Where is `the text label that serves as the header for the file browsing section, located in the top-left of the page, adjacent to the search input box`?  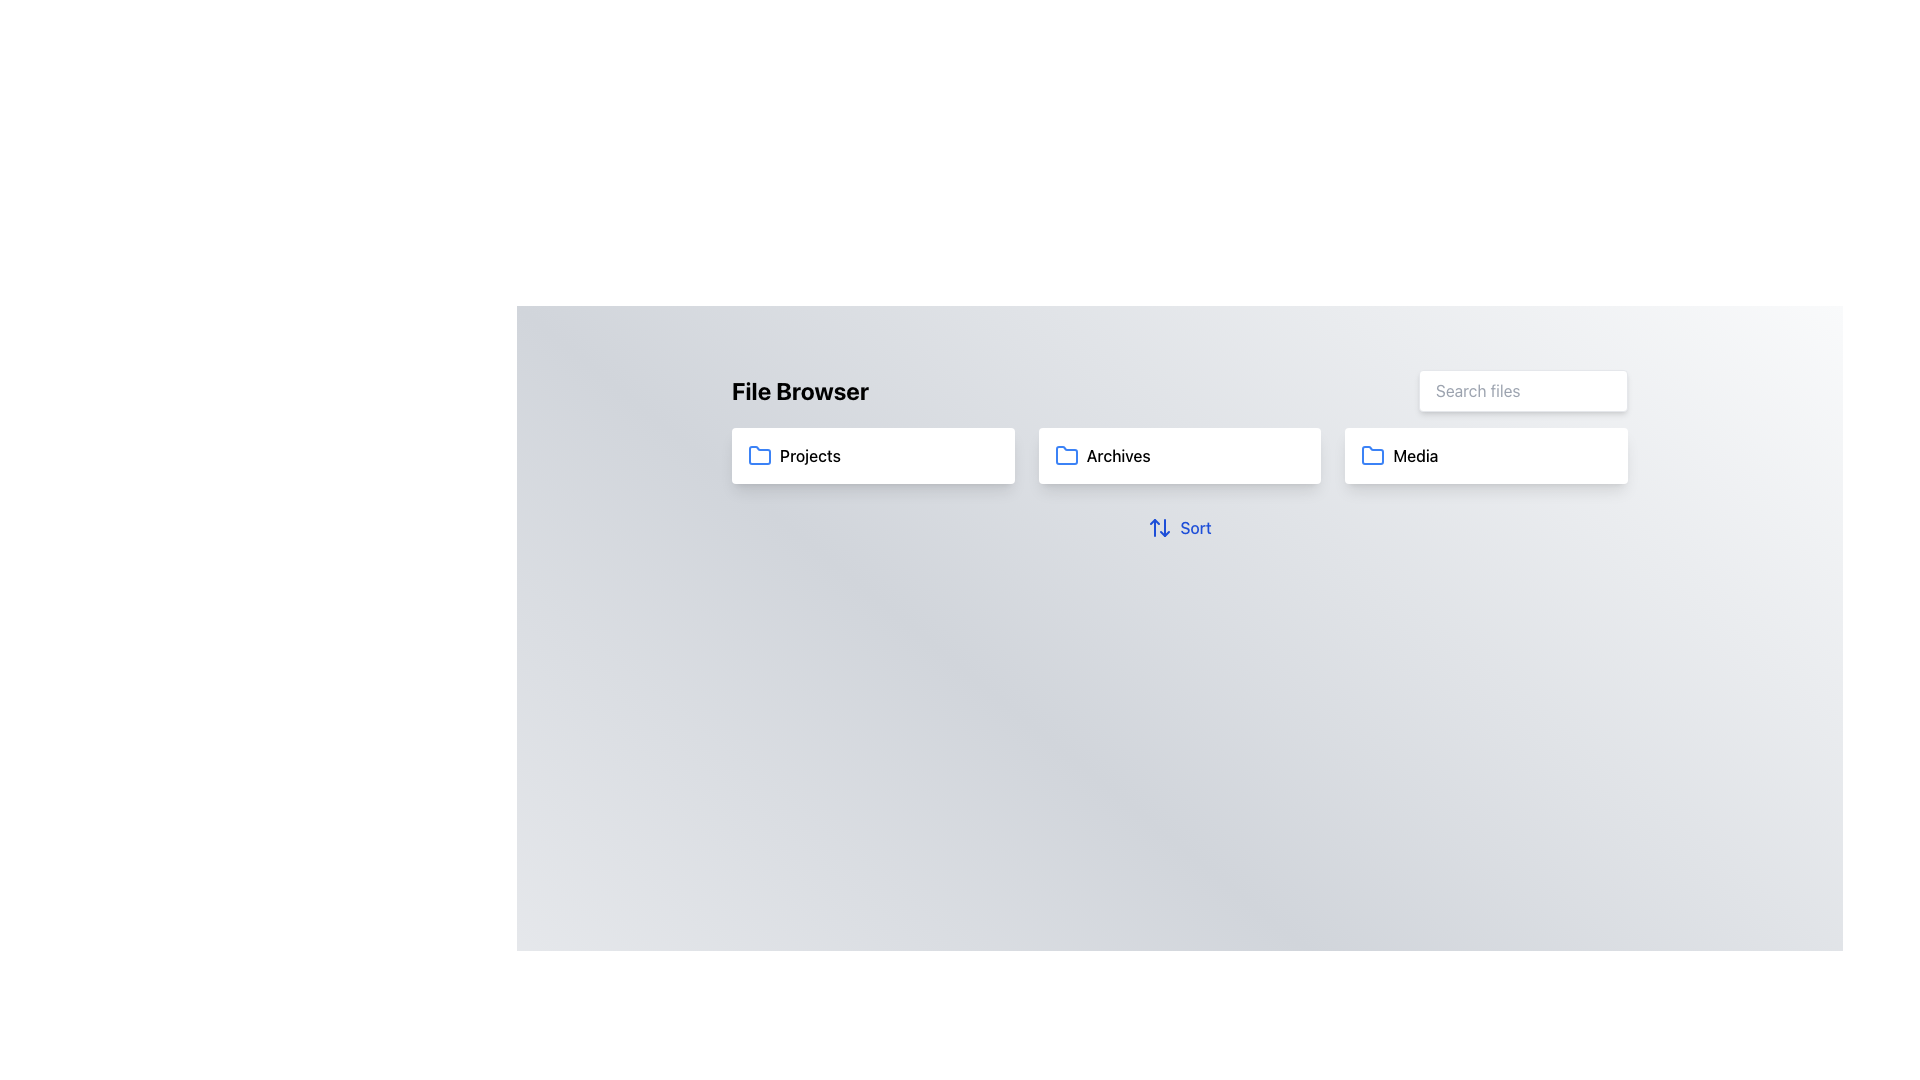 the text label that serves as the header for the file browsing section, located in the top-left of the page, adjacent to the search input box is located at coordinates (800, 390).